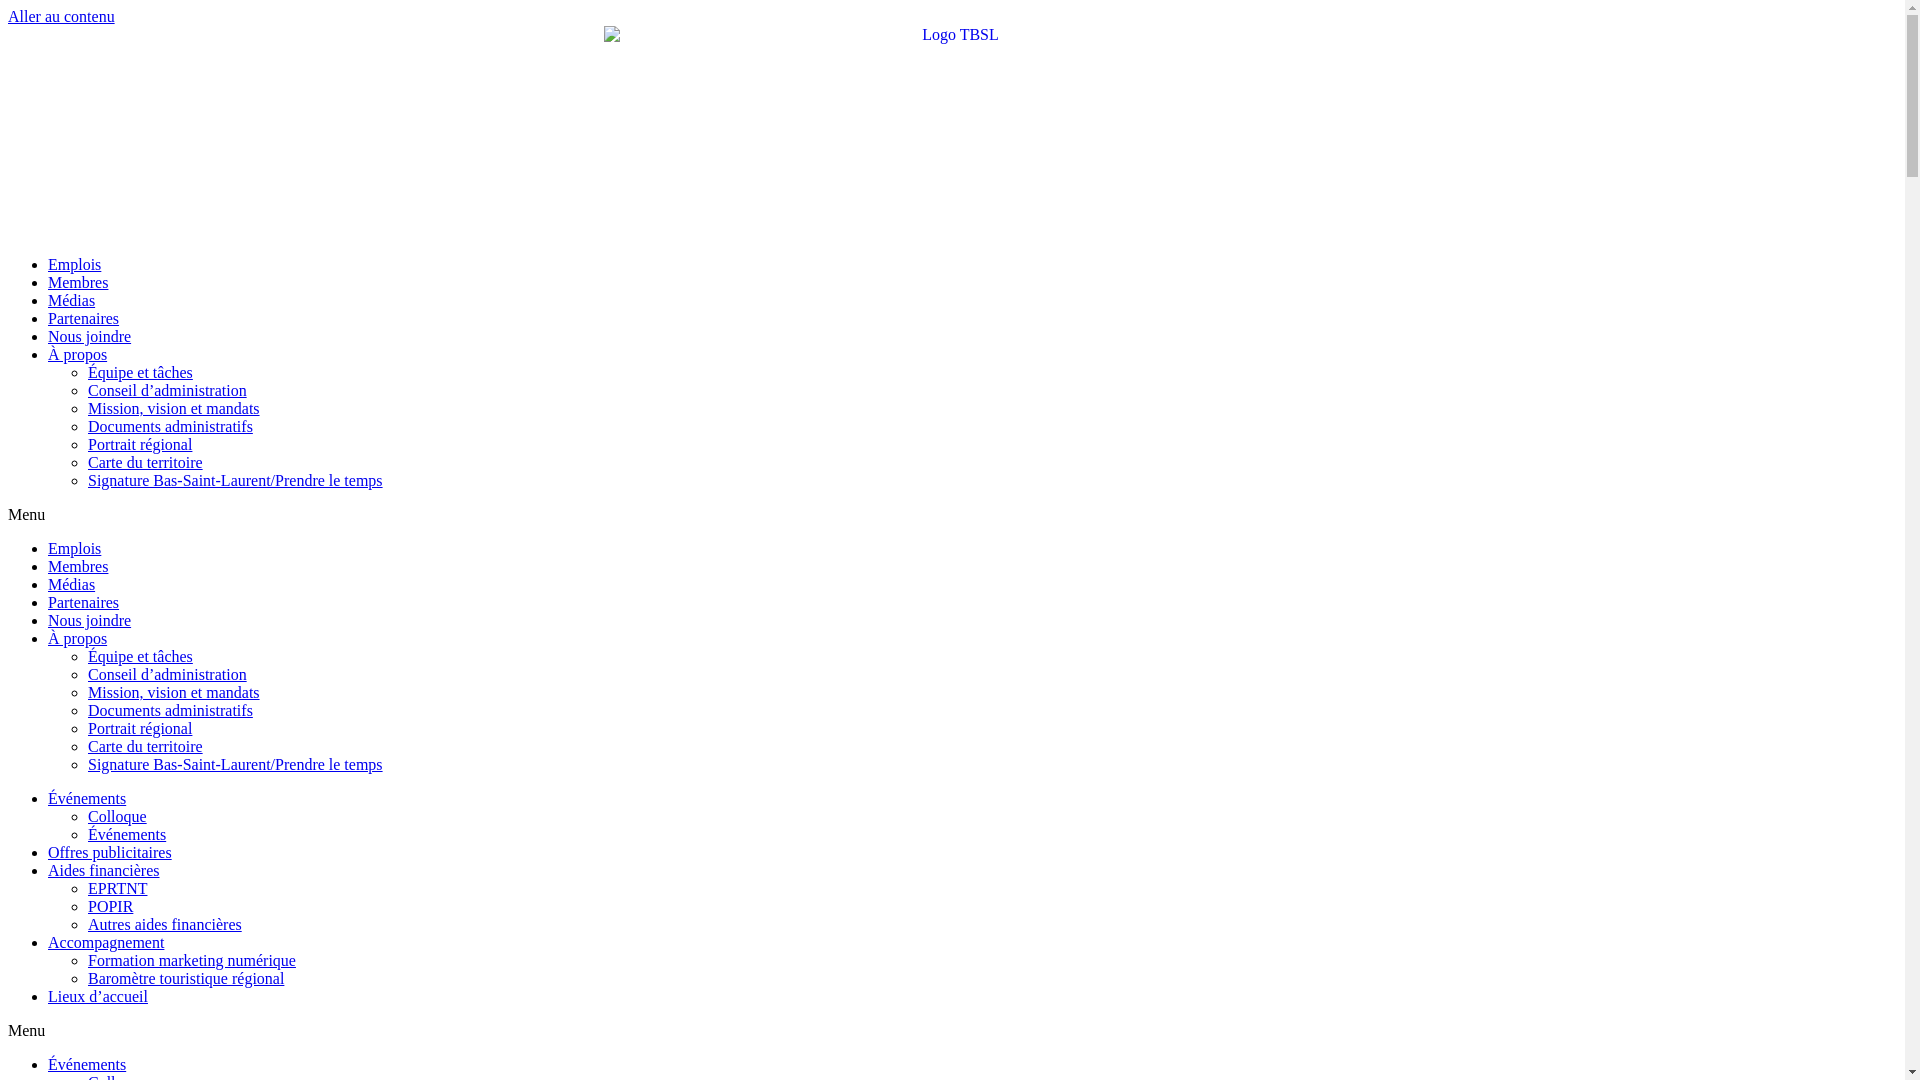 This screenshot has width=1920, height=1080. What do you see at coordinates (170, 709) in the screenshot?
I see `'Documents administratifs'` at bounding box center [170, 709].